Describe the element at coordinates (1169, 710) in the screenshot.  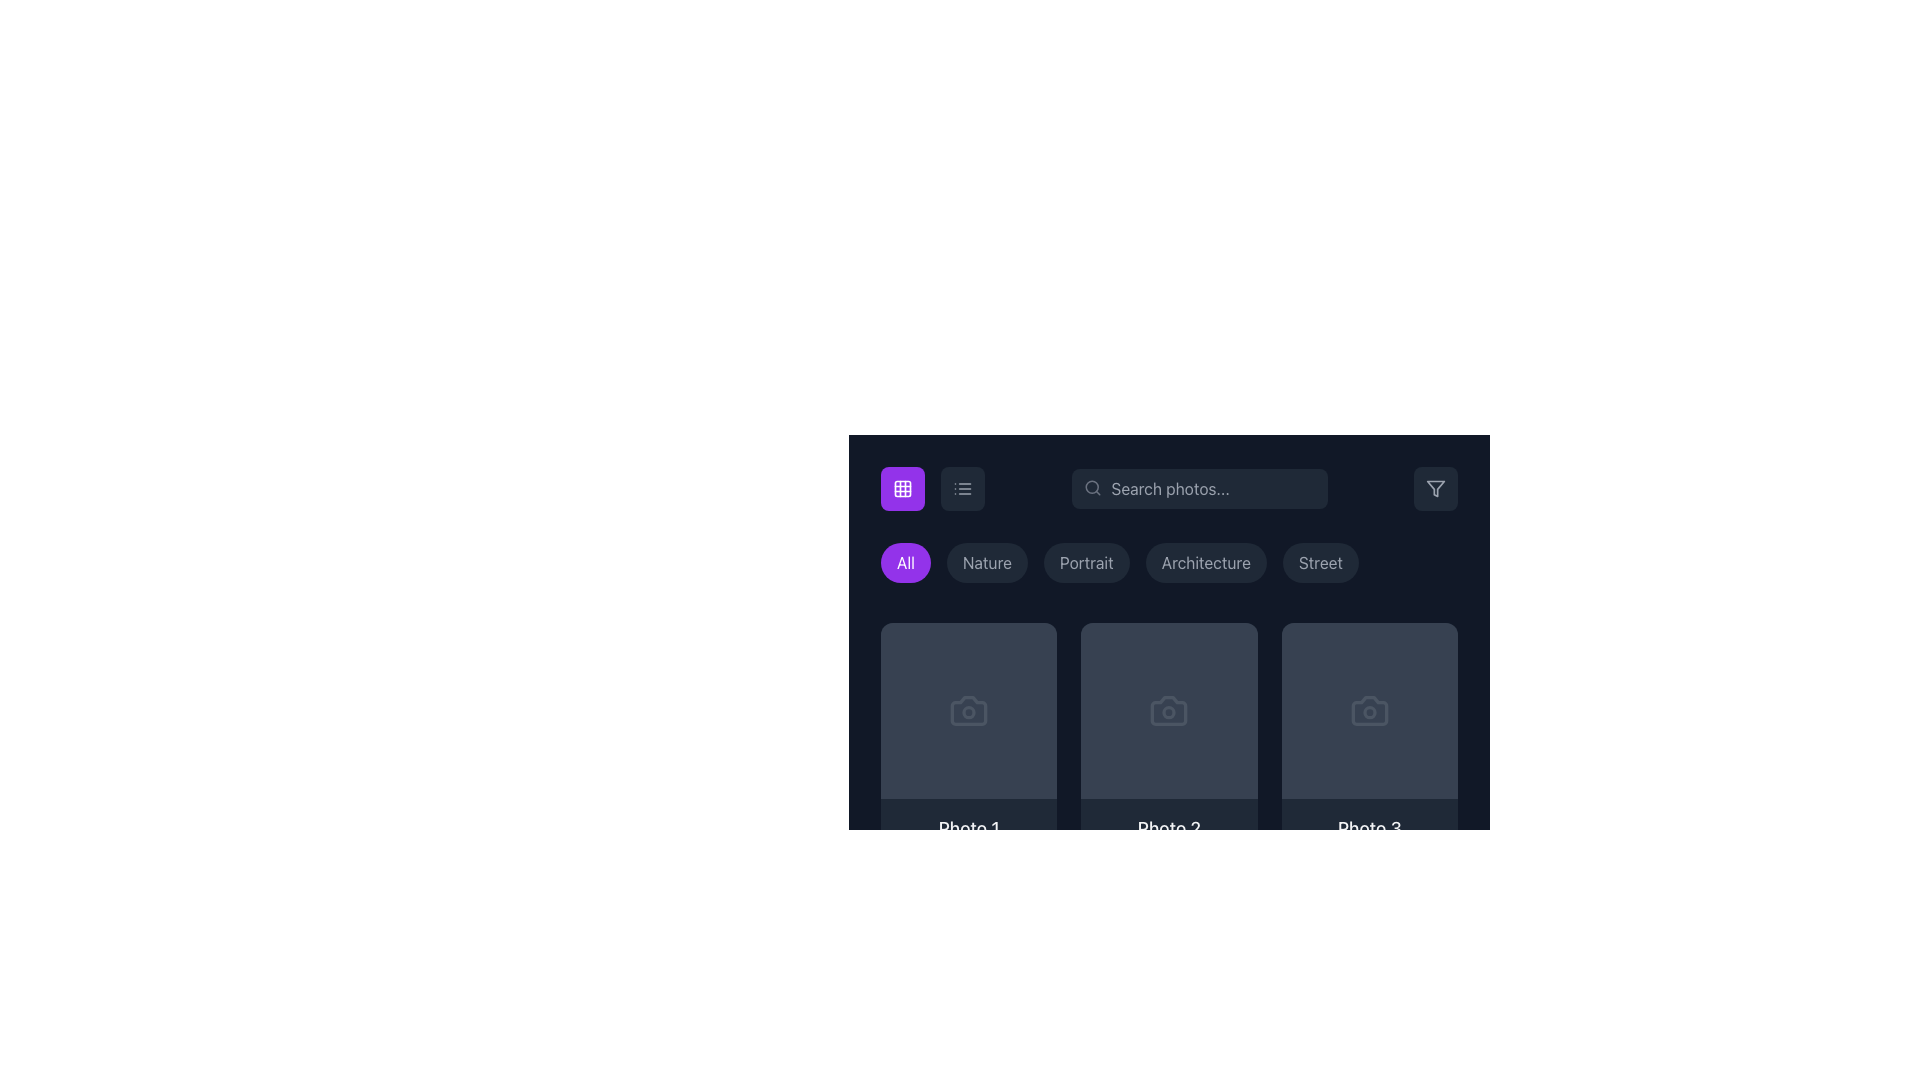
I see `outline of the camera frame element in the 'Photo 2' tile using developer tools, which is part of a vector graphic in an SVG illustration` at that location.